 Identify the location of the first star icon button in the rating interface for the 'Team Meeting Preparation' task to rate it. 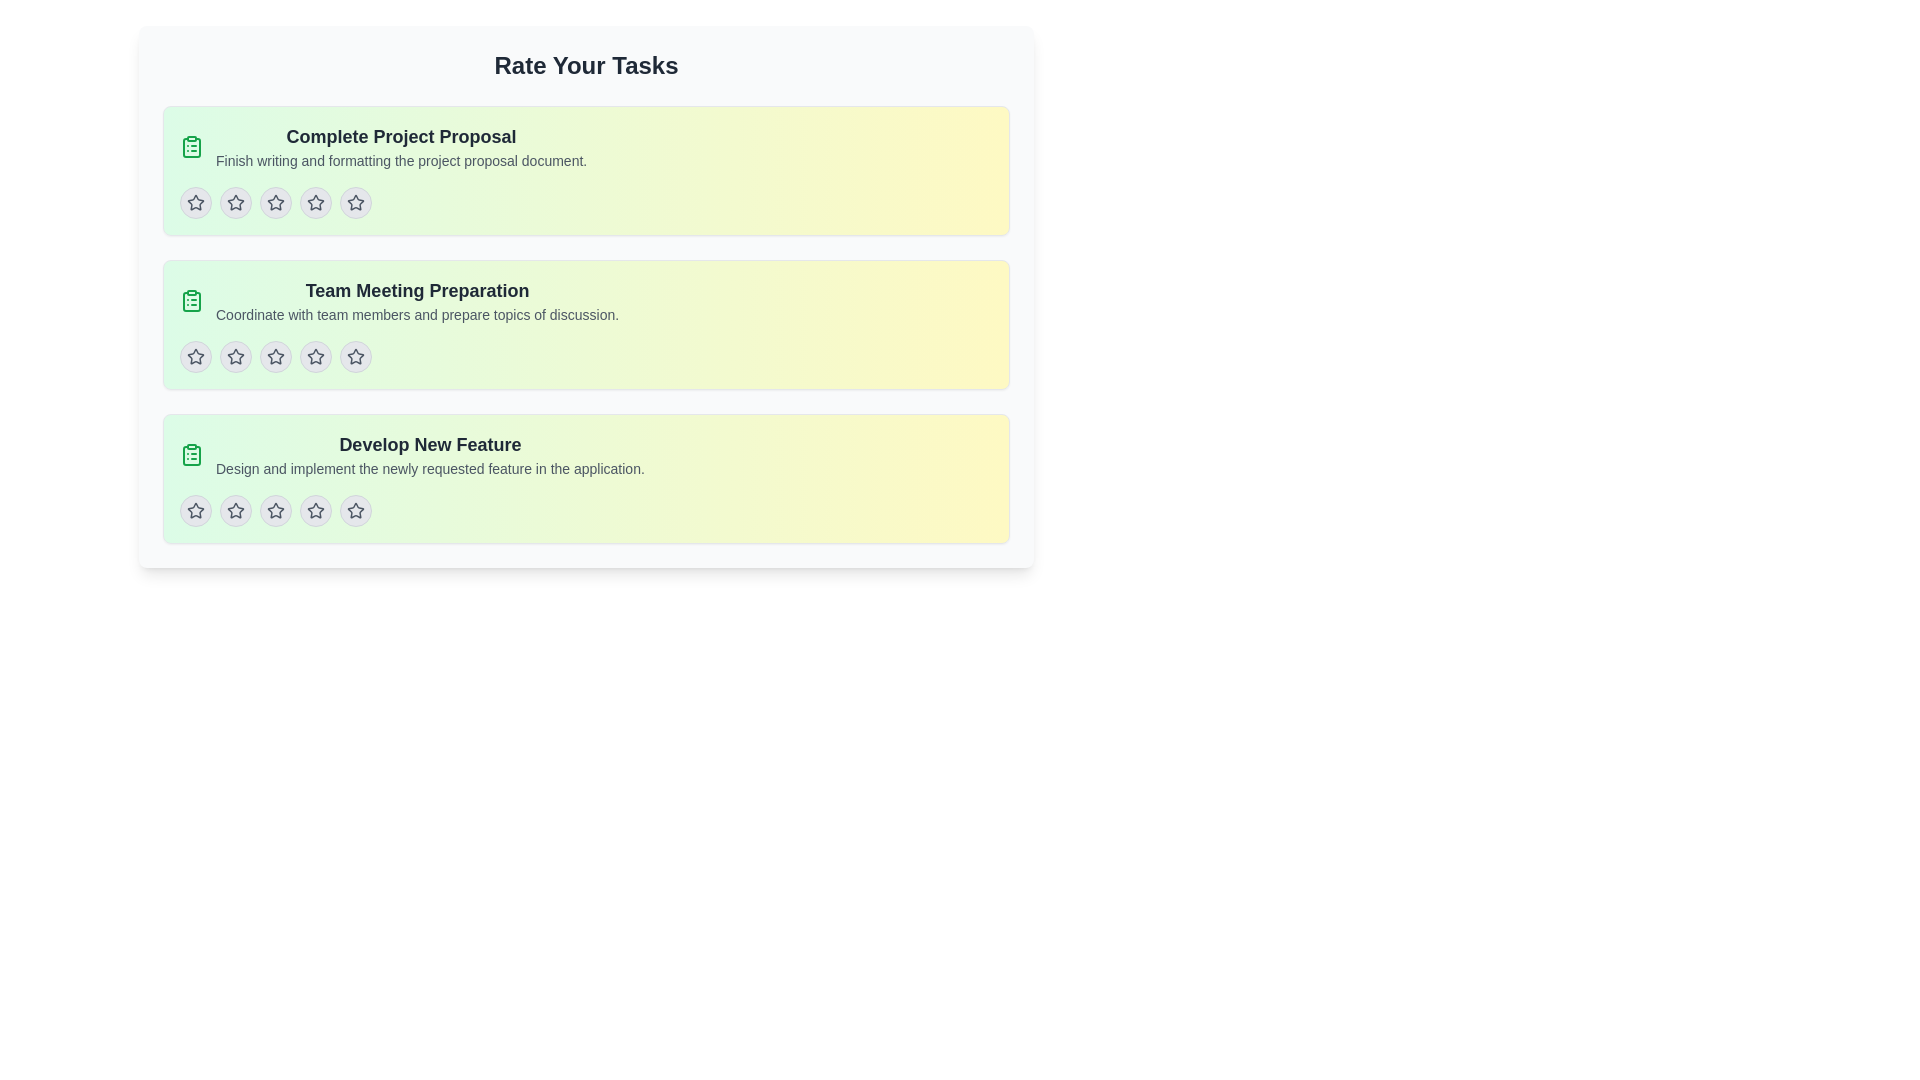
(235, 355).